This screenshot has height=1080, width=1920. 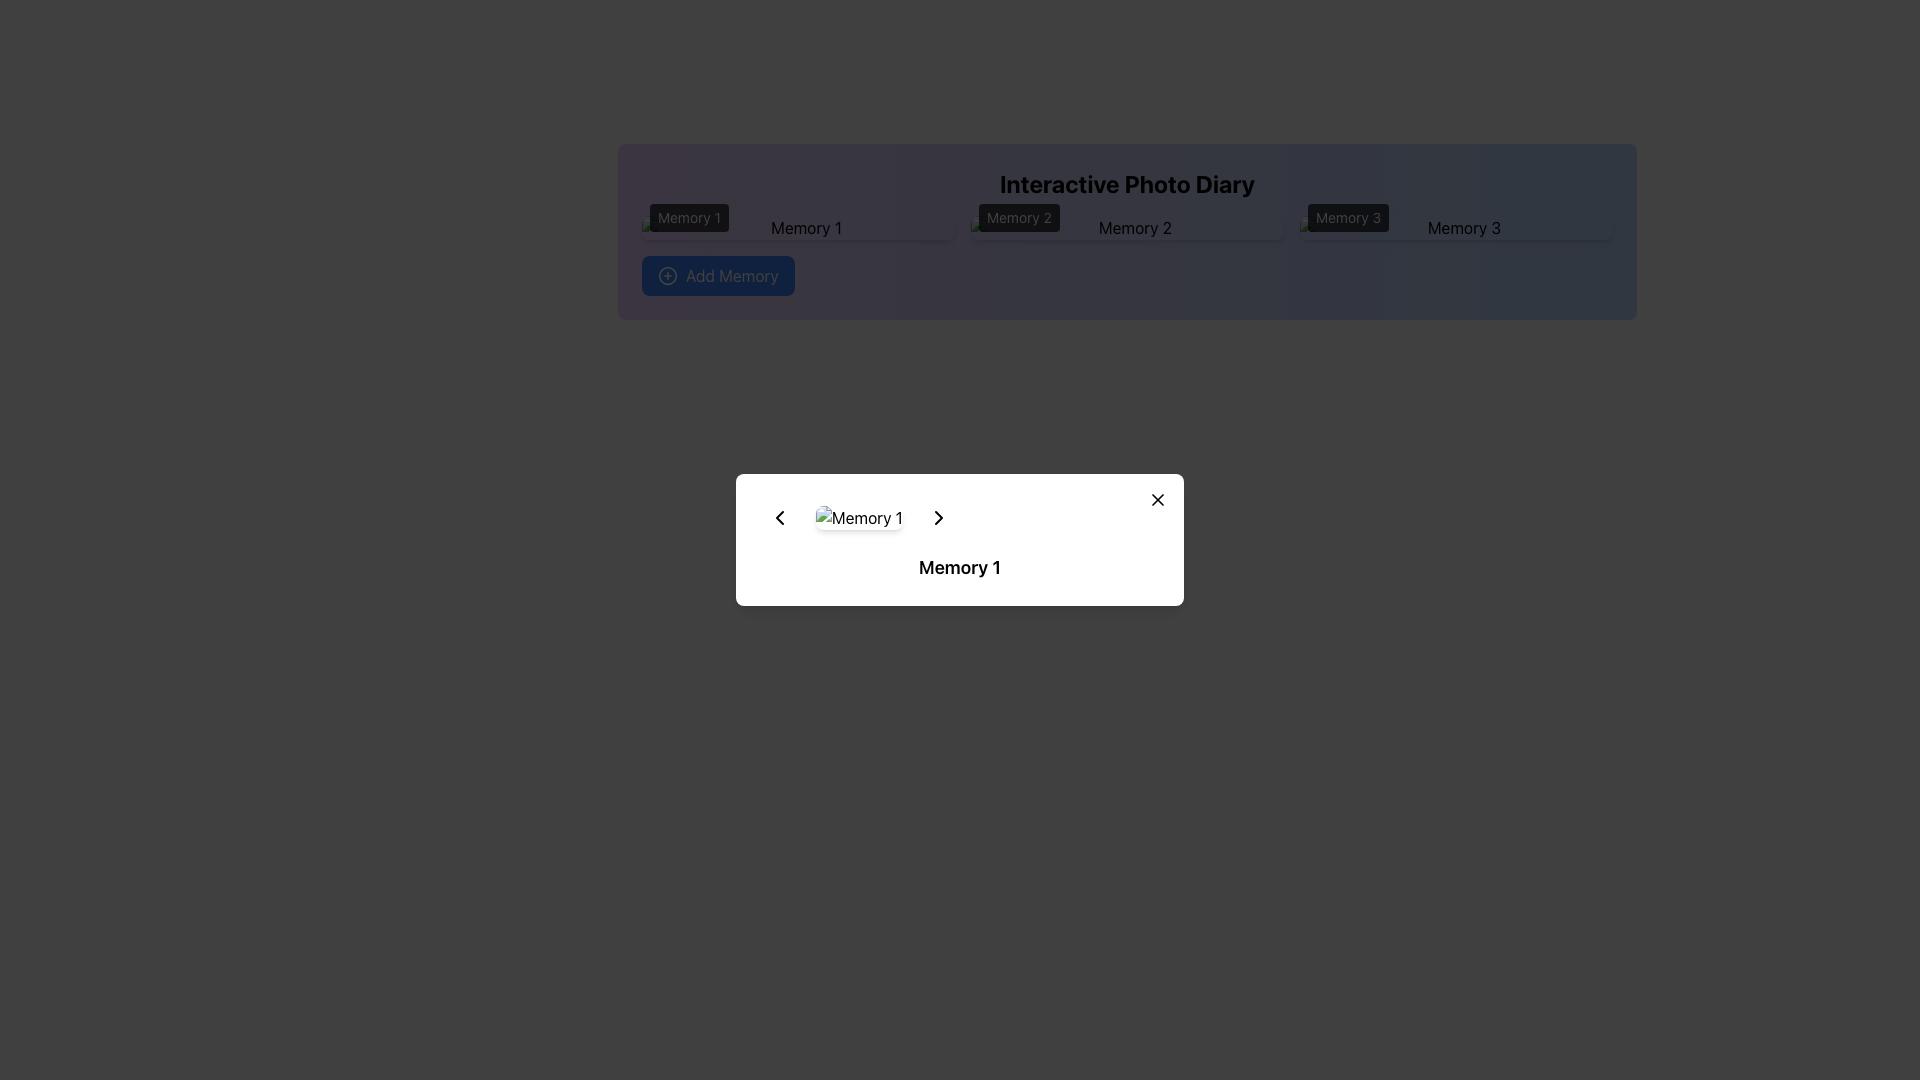 What do you see at coordinates (937, 516) in the screenshot?
I see `the navigational icon representing a forward or next action located within the modal dialog, near the label 'Memory 1'` at bounding box center [937, 516].